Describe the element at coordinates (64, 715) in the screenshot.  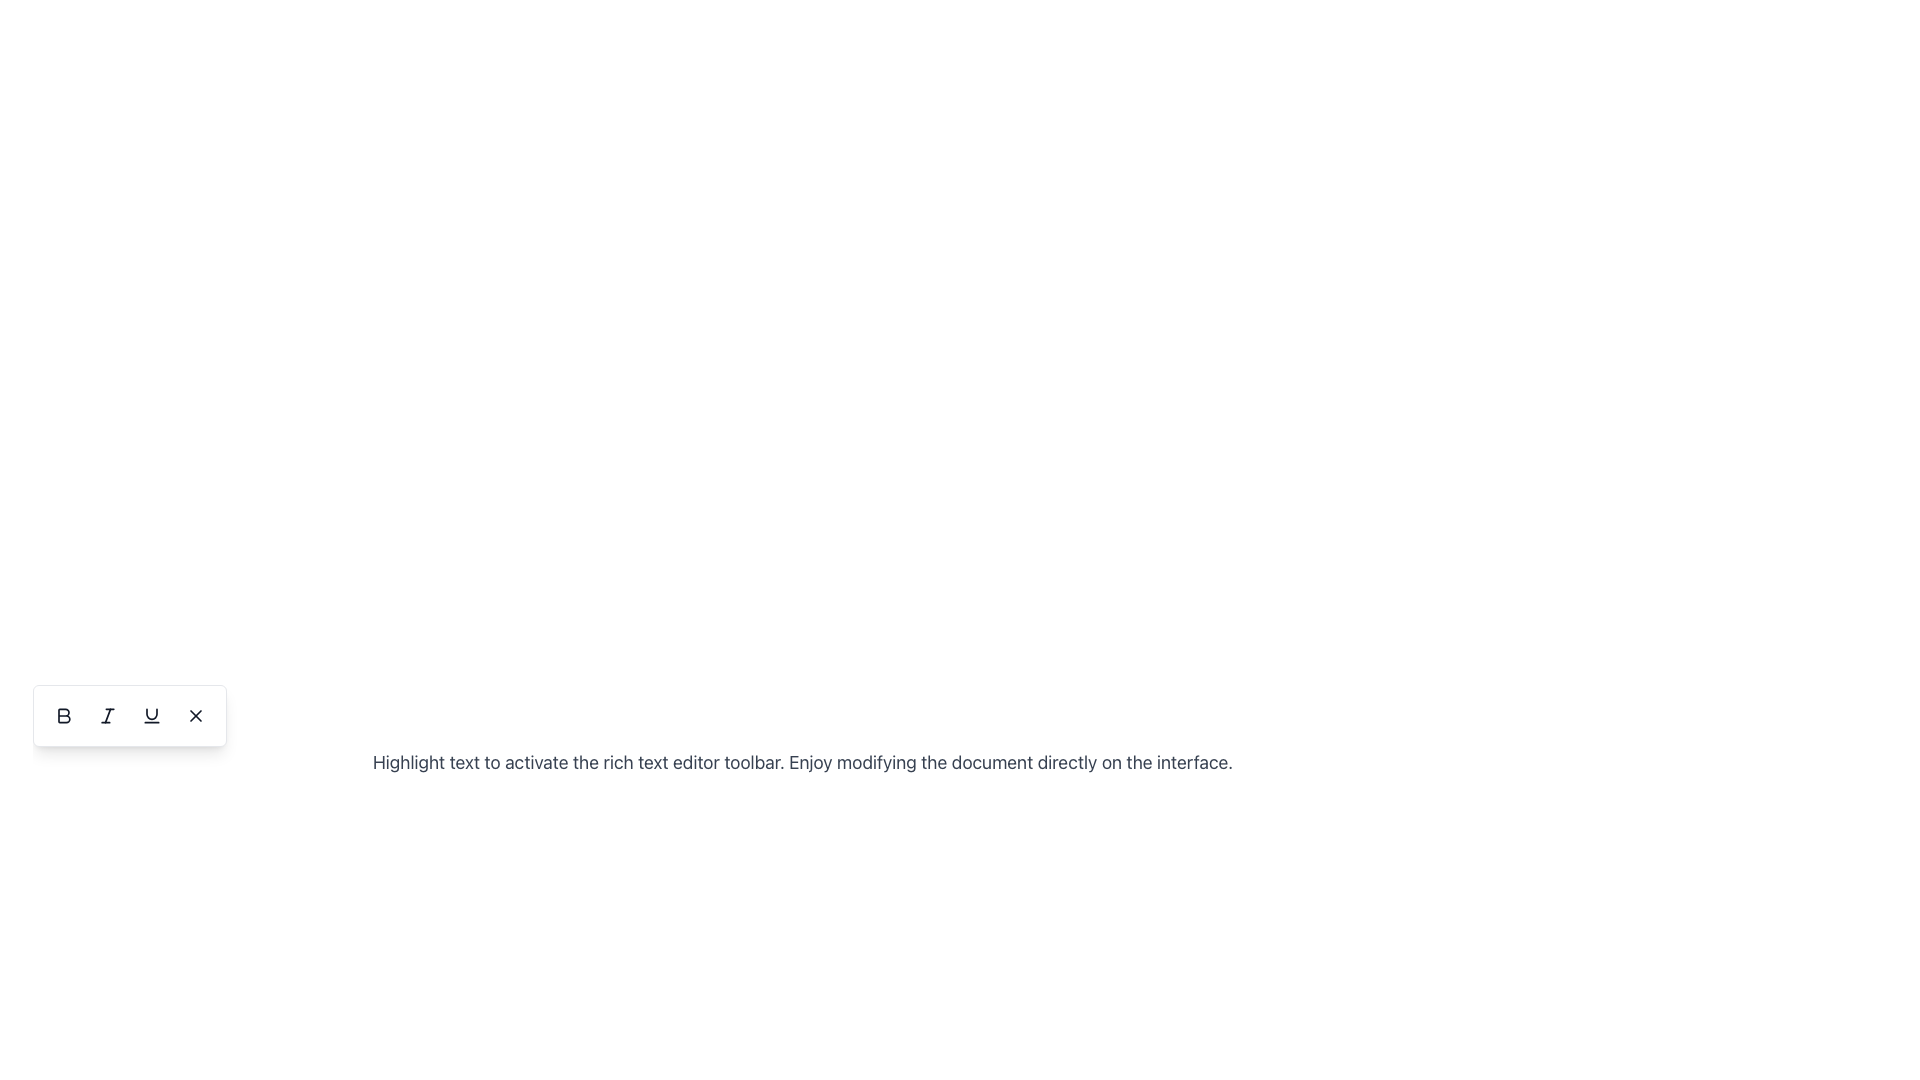
I see `the 'Bold' icon in the text formatting toolbar to apply bold formatting to the selected text` at that location.